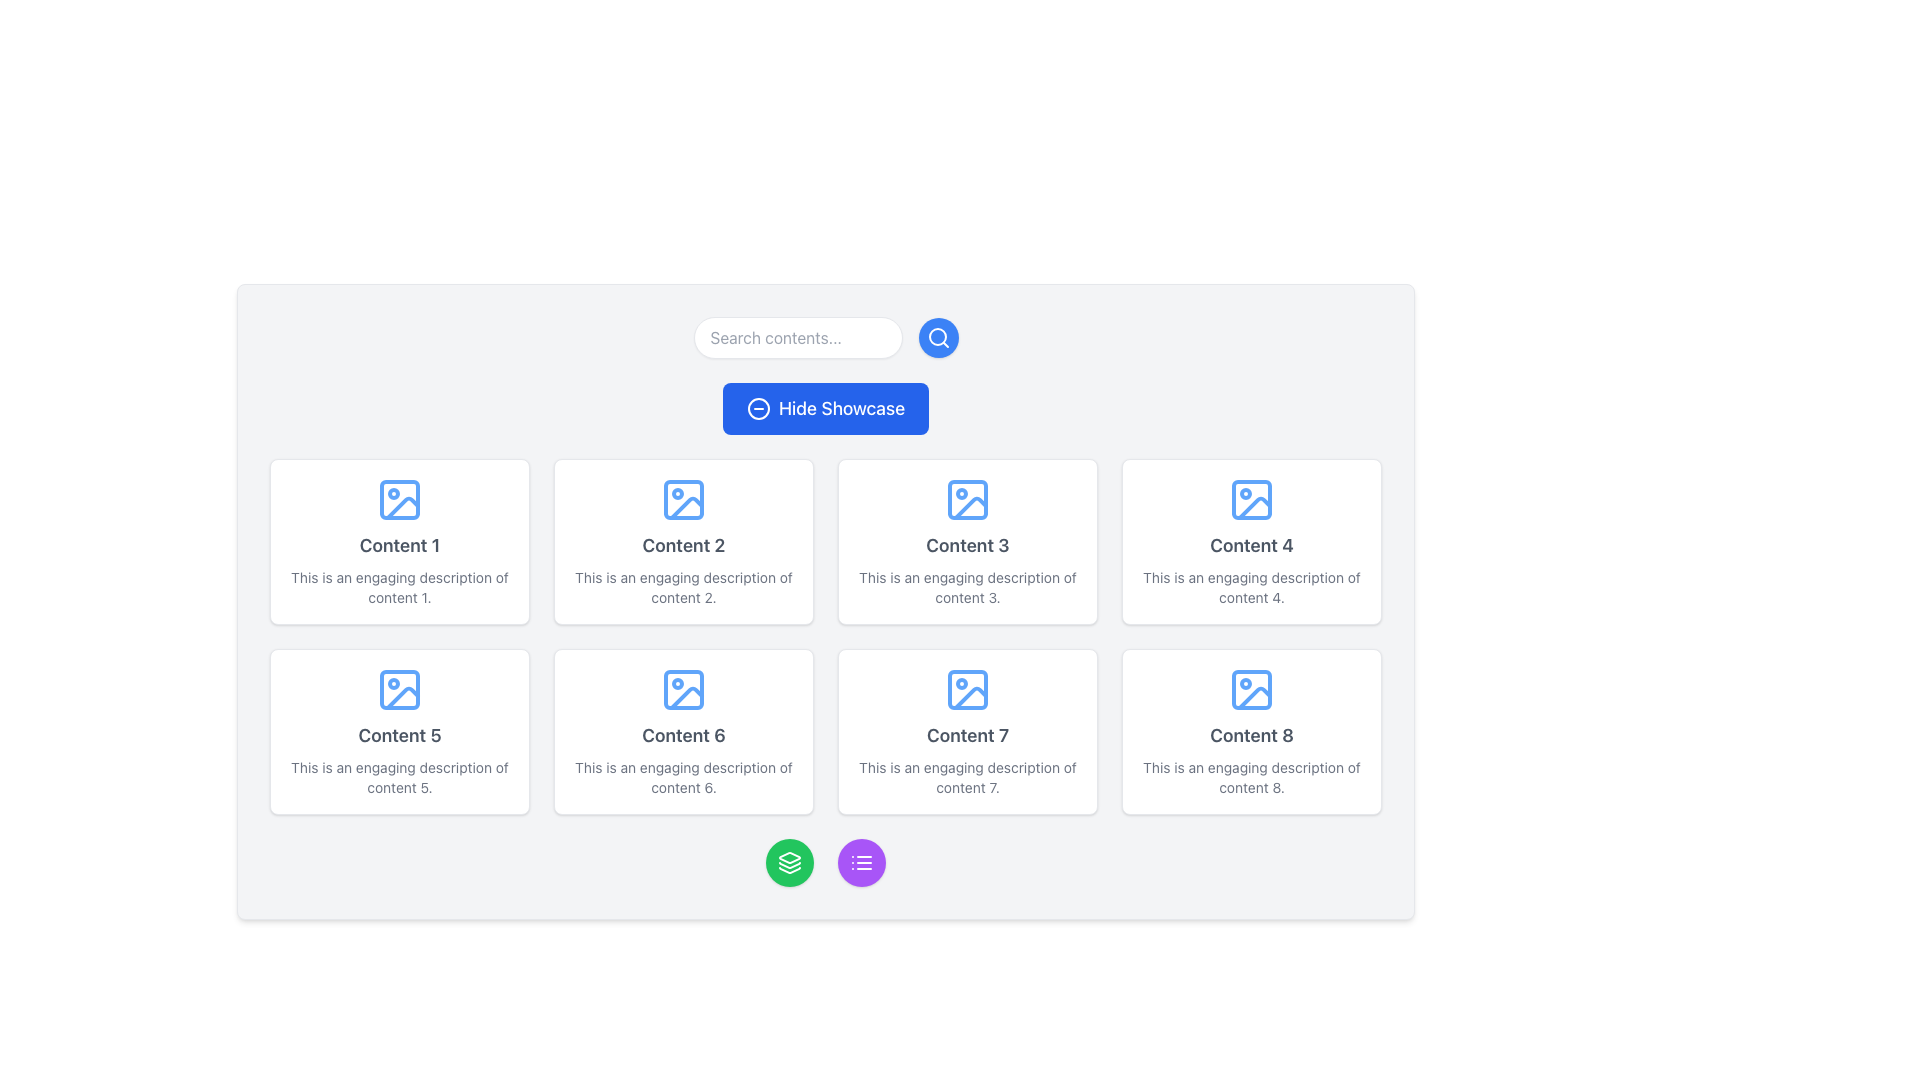 Image resolution: width=1920 pixels, height=1080 pixels. Describe the element at coordinates (825, 862) in the screenshot. I see `the green button in the horizontal button group located at the bottom of the main content grid` at that location.